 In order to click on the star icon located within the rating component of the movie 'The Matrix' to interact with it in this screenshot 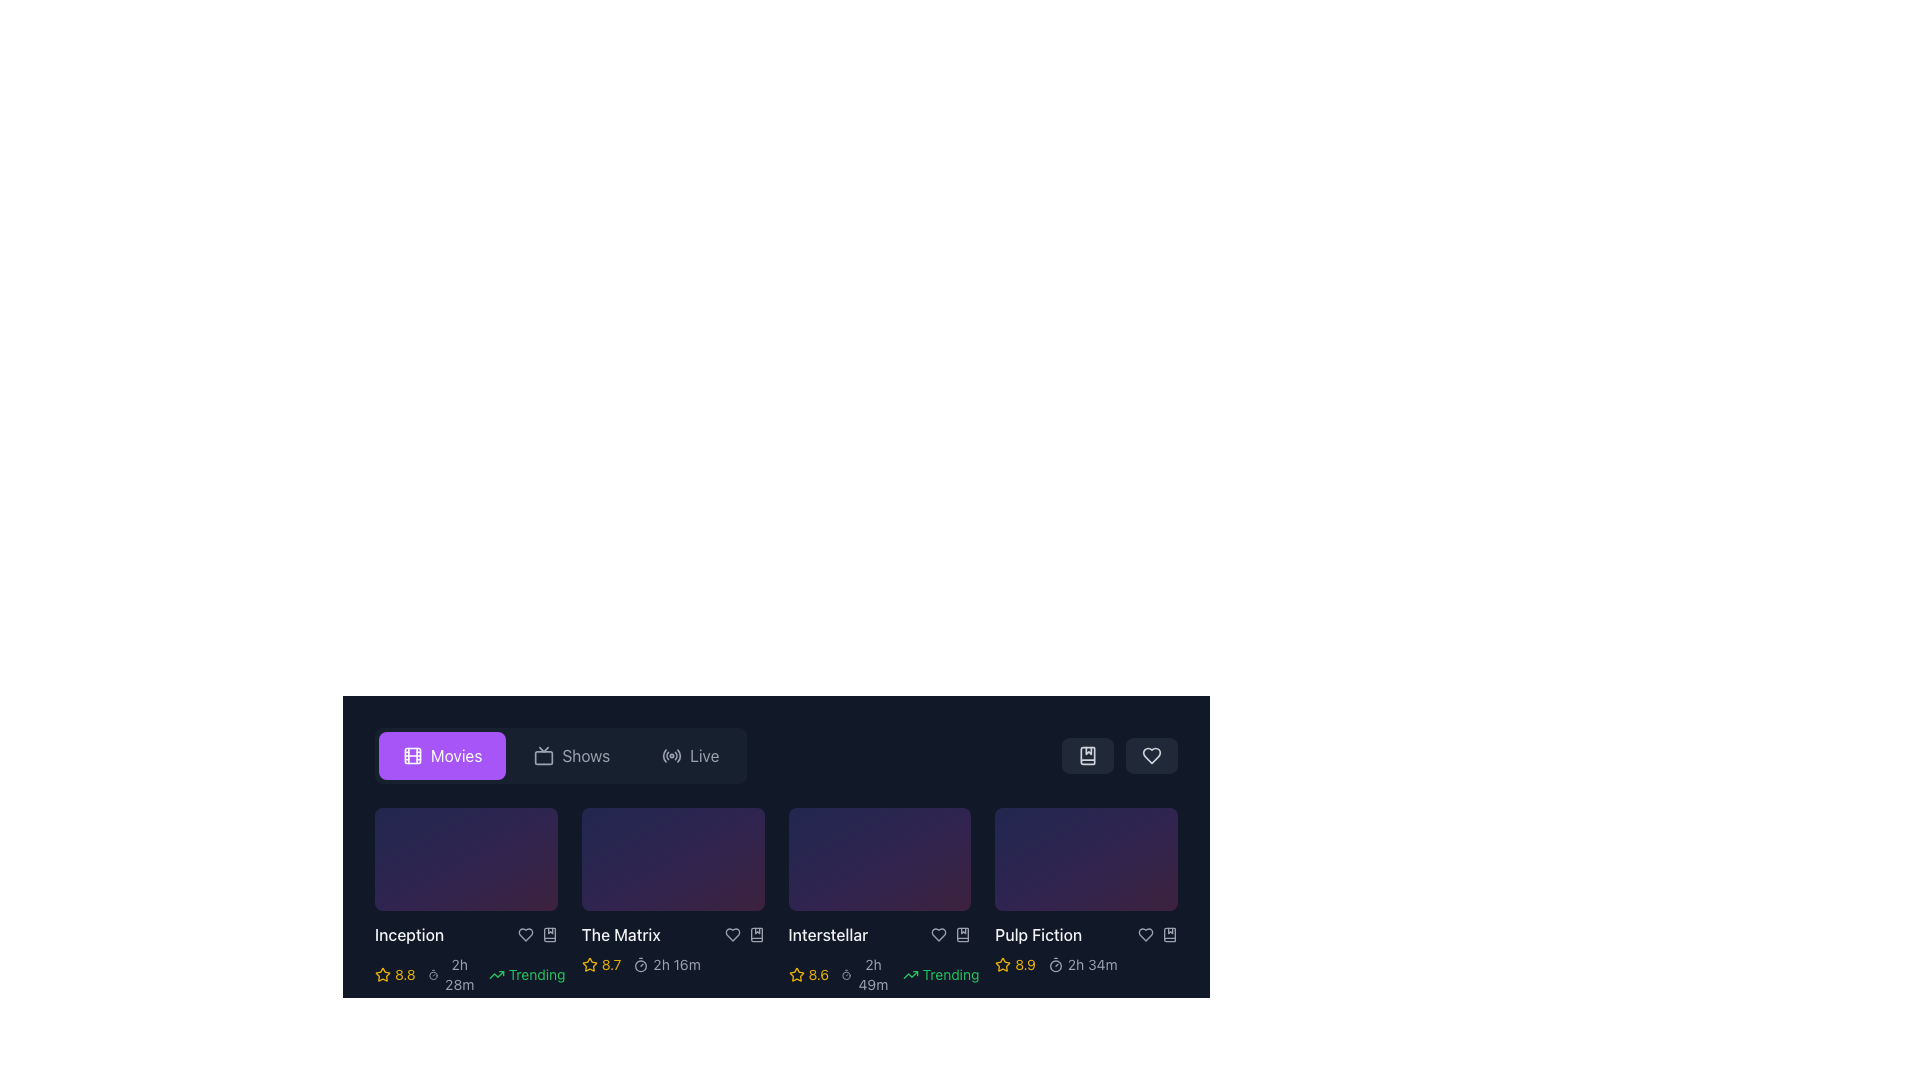, I will do `click(588, 963)`.